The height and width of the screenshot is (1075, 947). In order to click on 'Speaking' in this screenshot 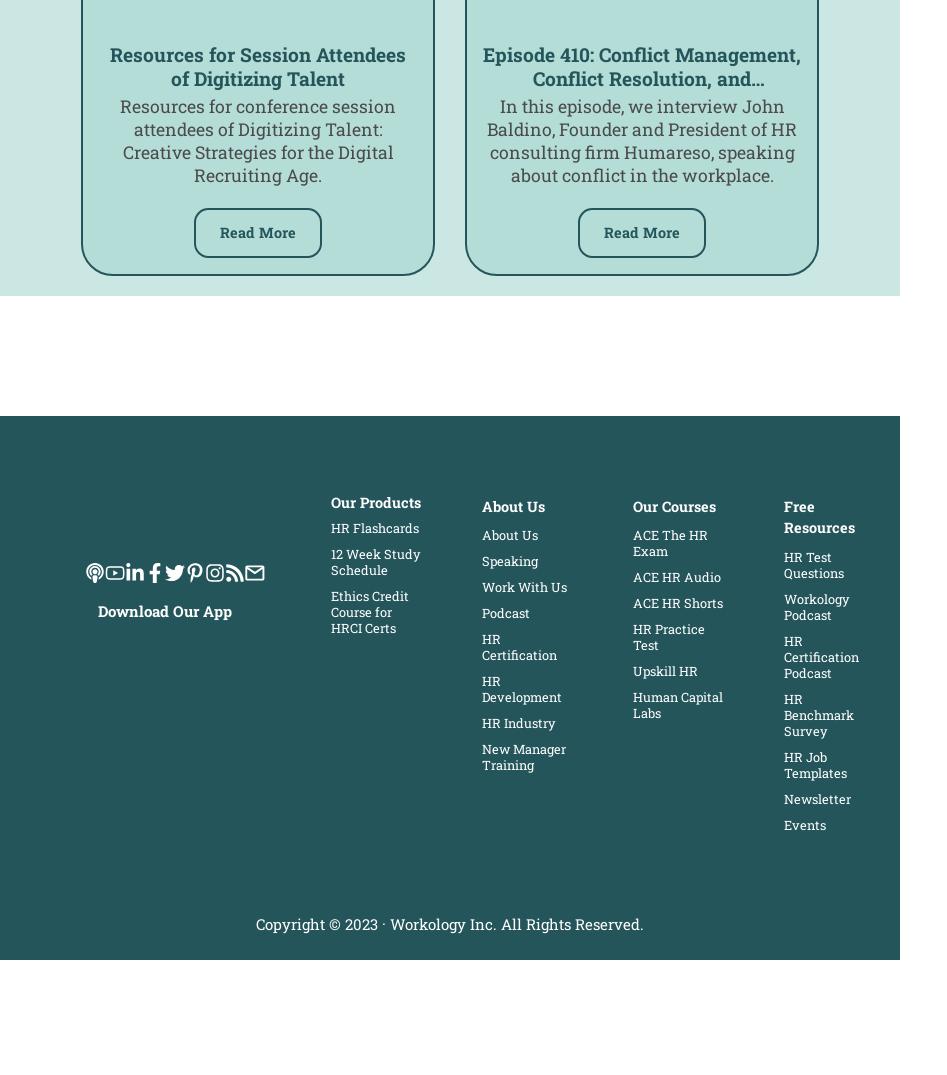, I will do `click(479, 561)`.